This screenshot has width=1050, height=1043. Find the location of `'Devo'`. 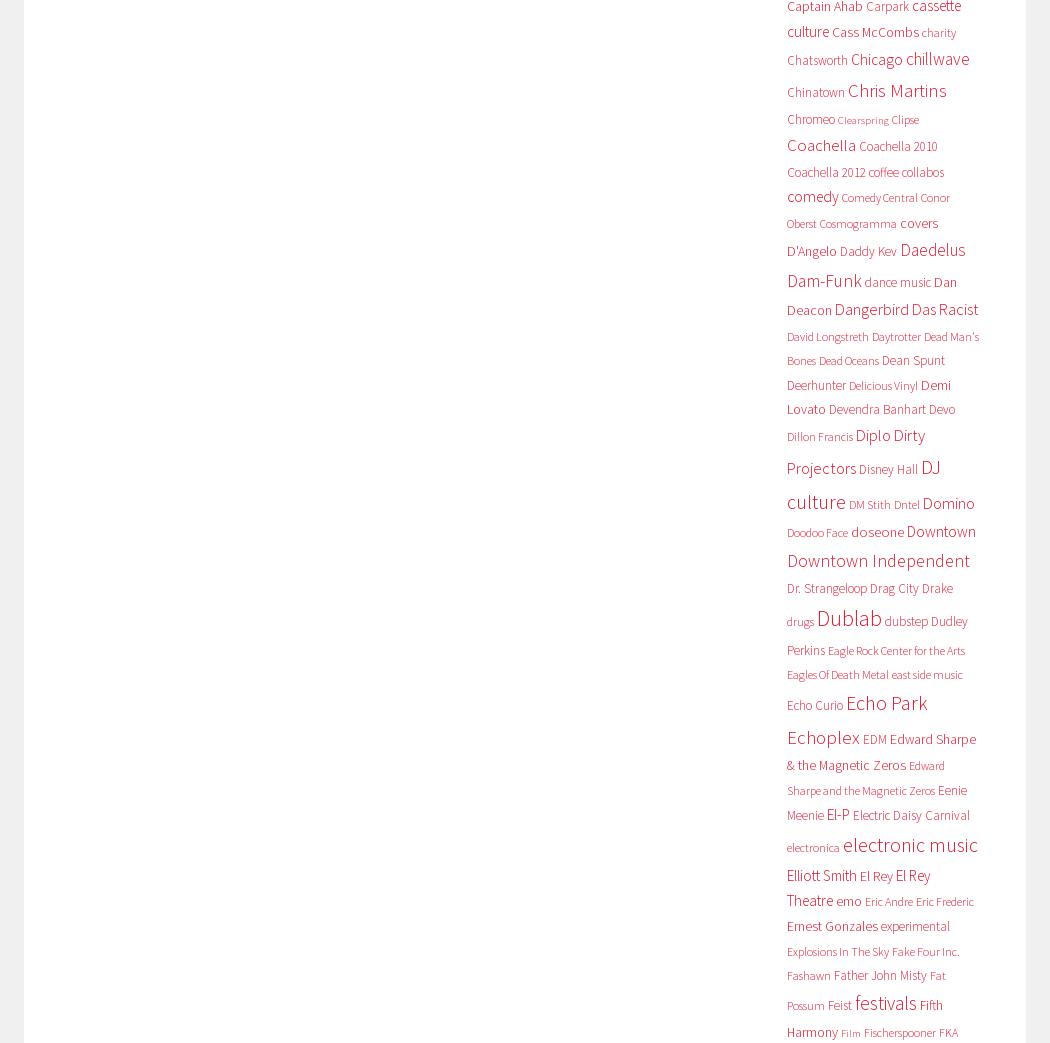

'Devo' is located at coordinates (940, 409).